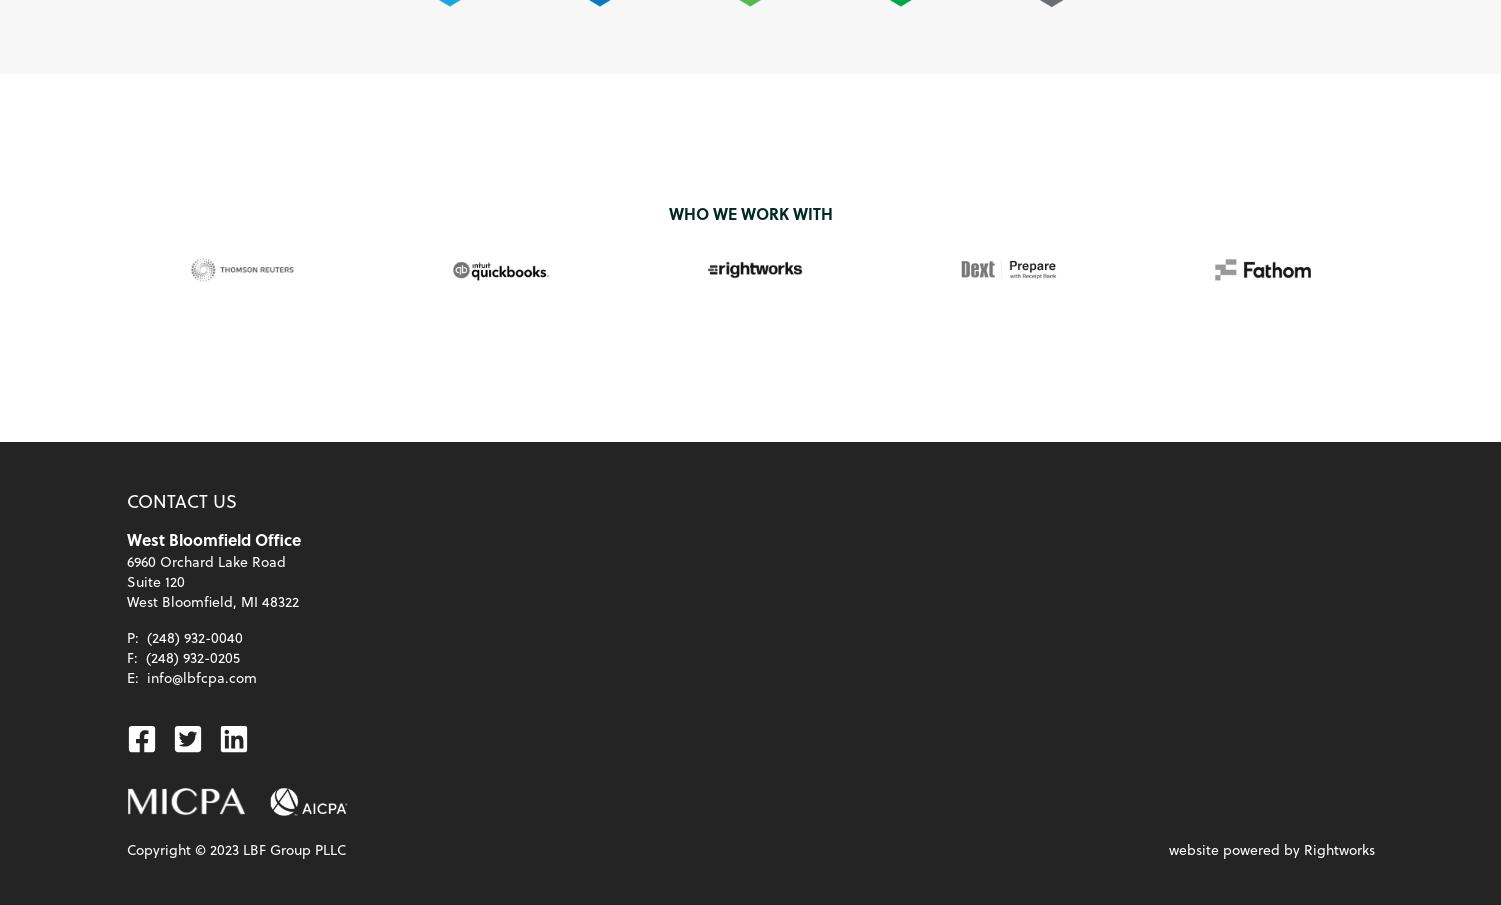 The image size is (1501, 905). What do you see at coordinates (1166, 848) in the screenshot?
I see `'website powered by Rightworks'` at bounding box center [1166, 848].